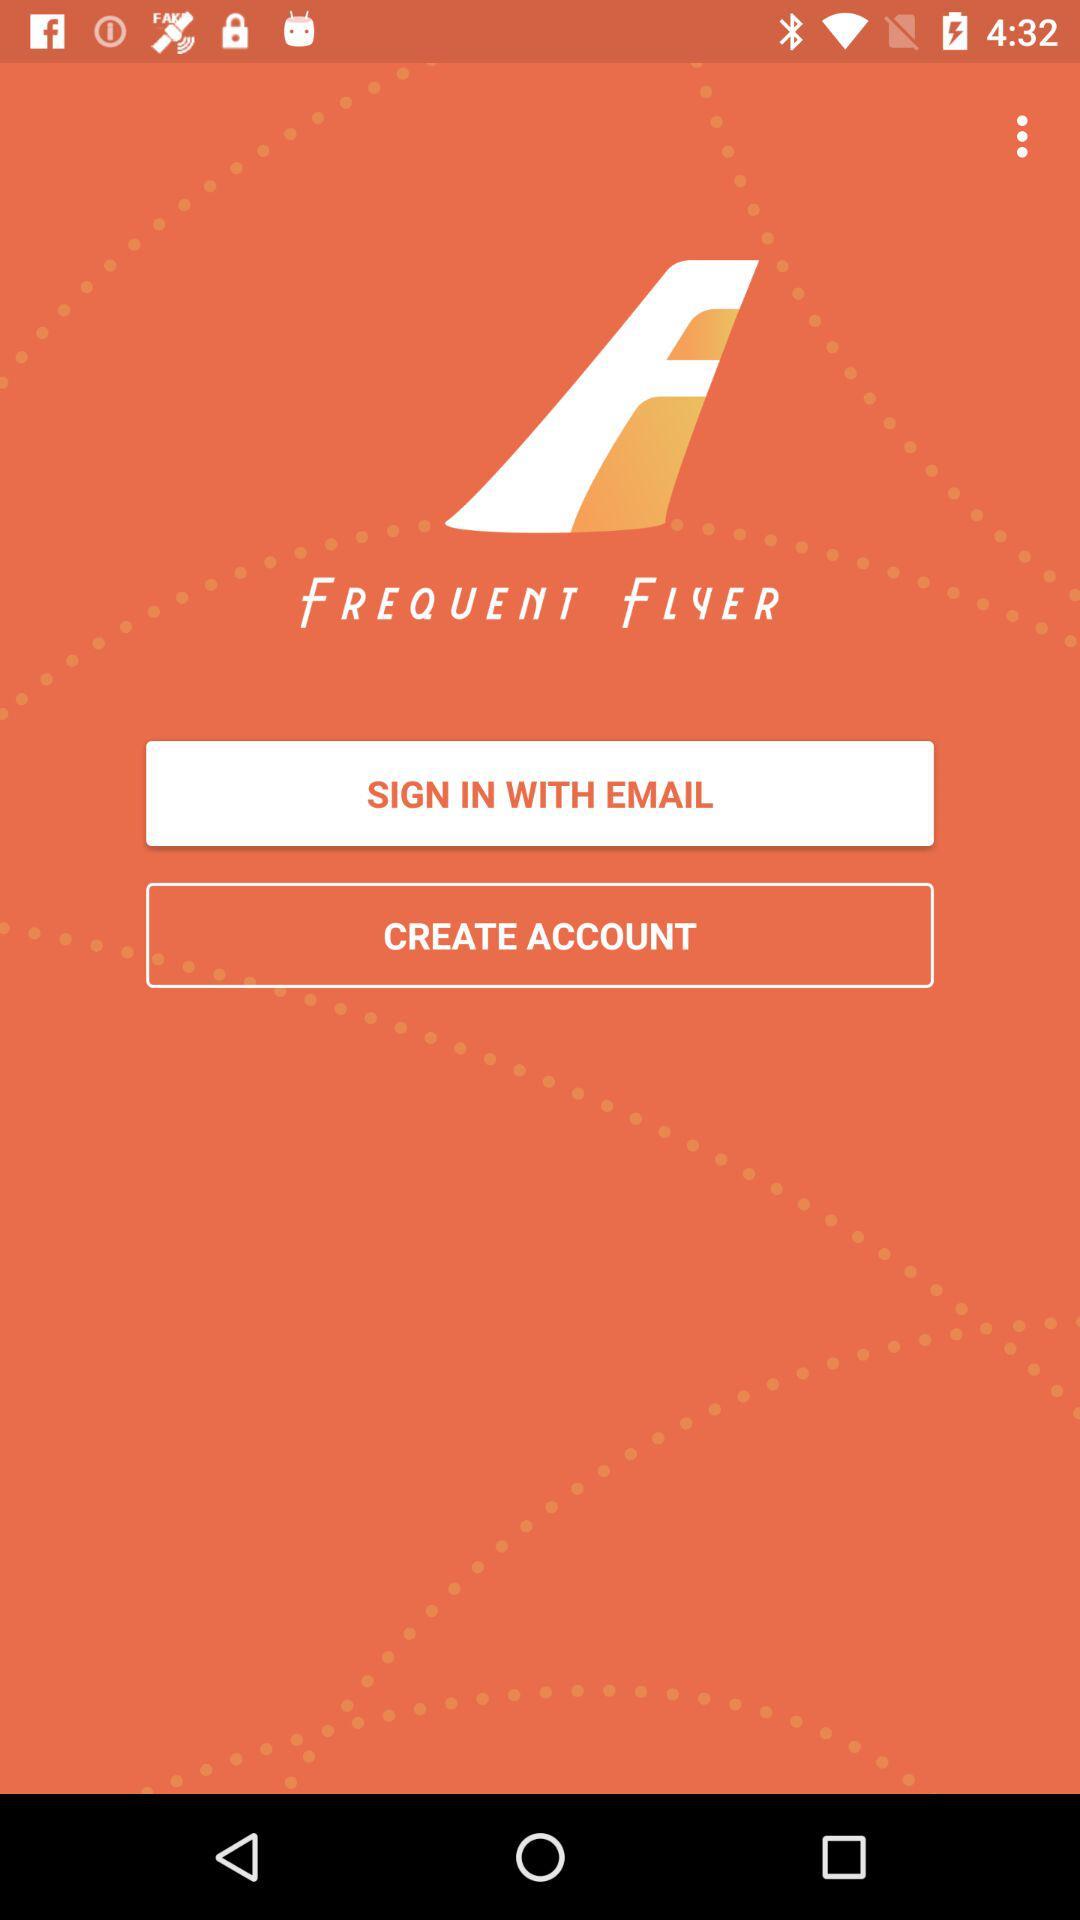 The image size is (1080, 1920). Describe the element at coordinates (1027, 135) in the screenshot. I see `icon at the top right corner` at that location.